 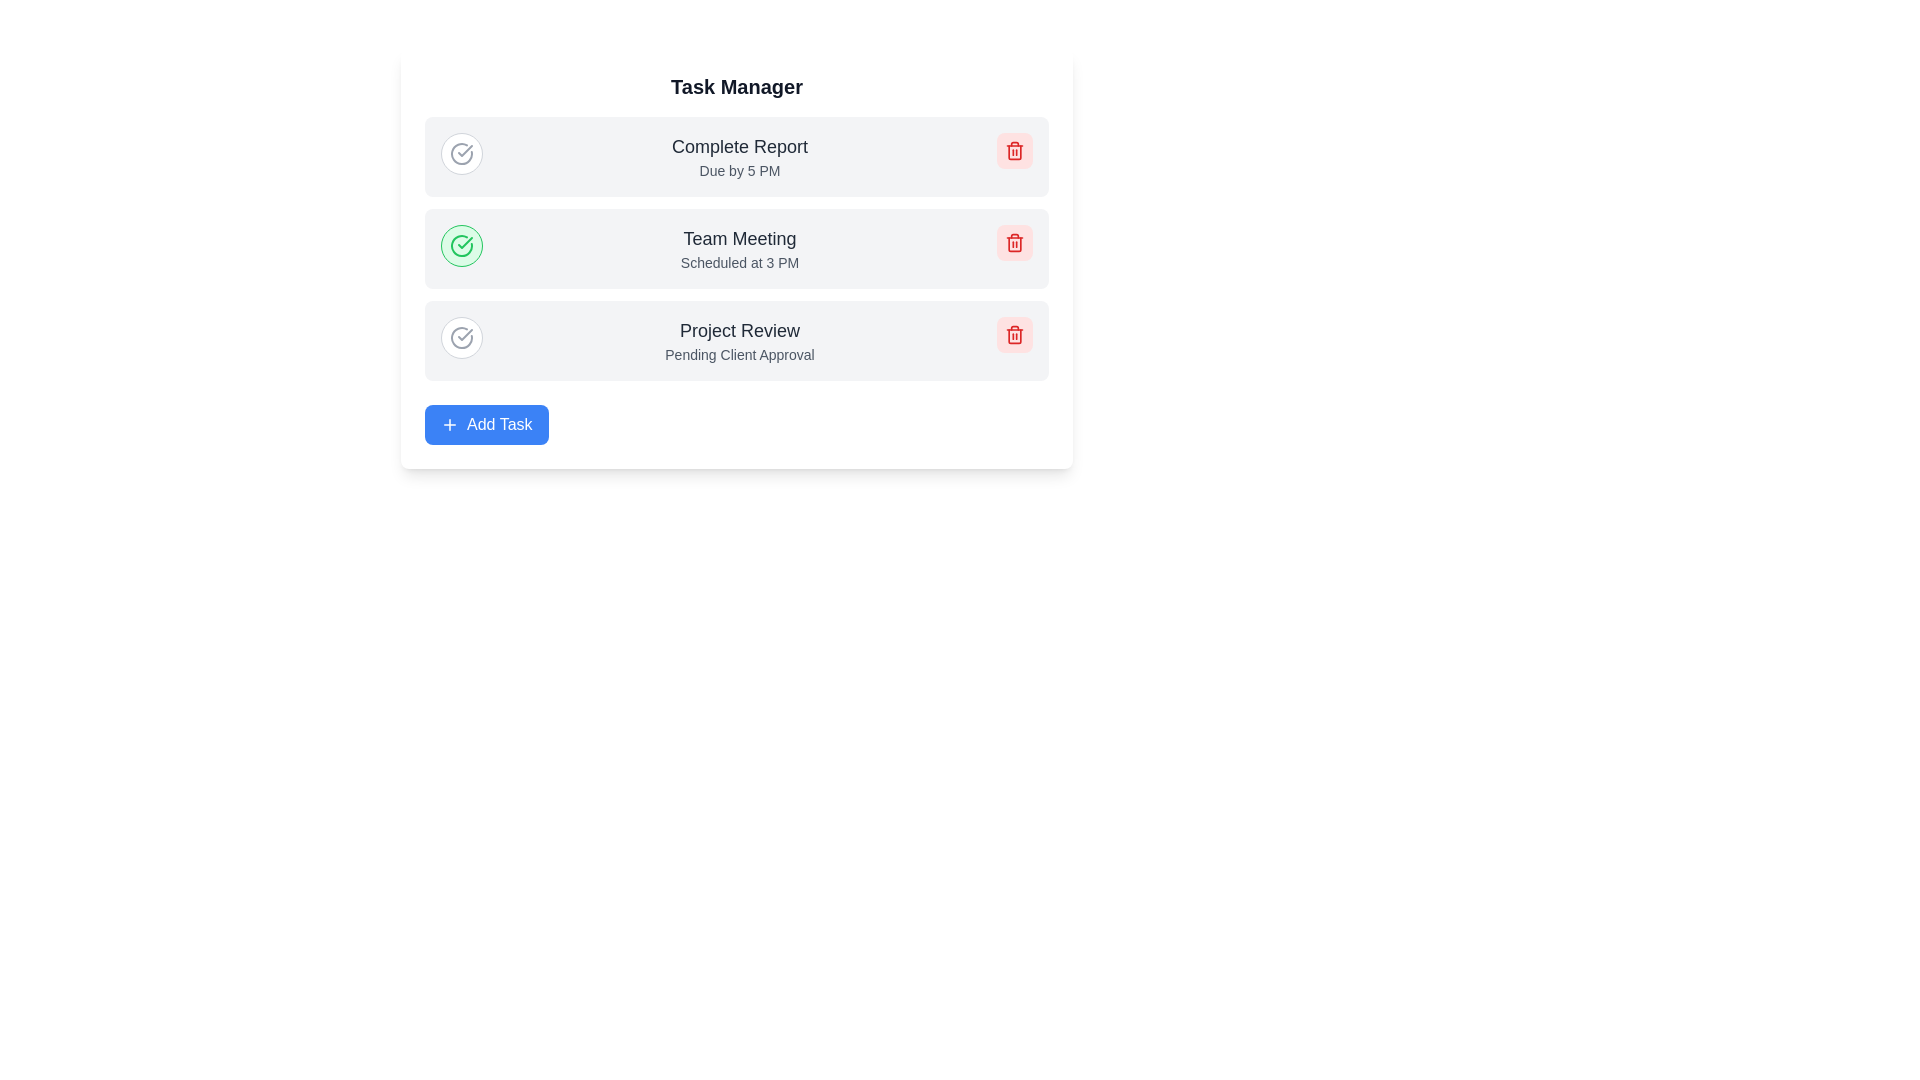 I want to click on the first task item in the task manager interface, which displays the task title and due date, positioned at the top of the list, so click(x=736, y=156).